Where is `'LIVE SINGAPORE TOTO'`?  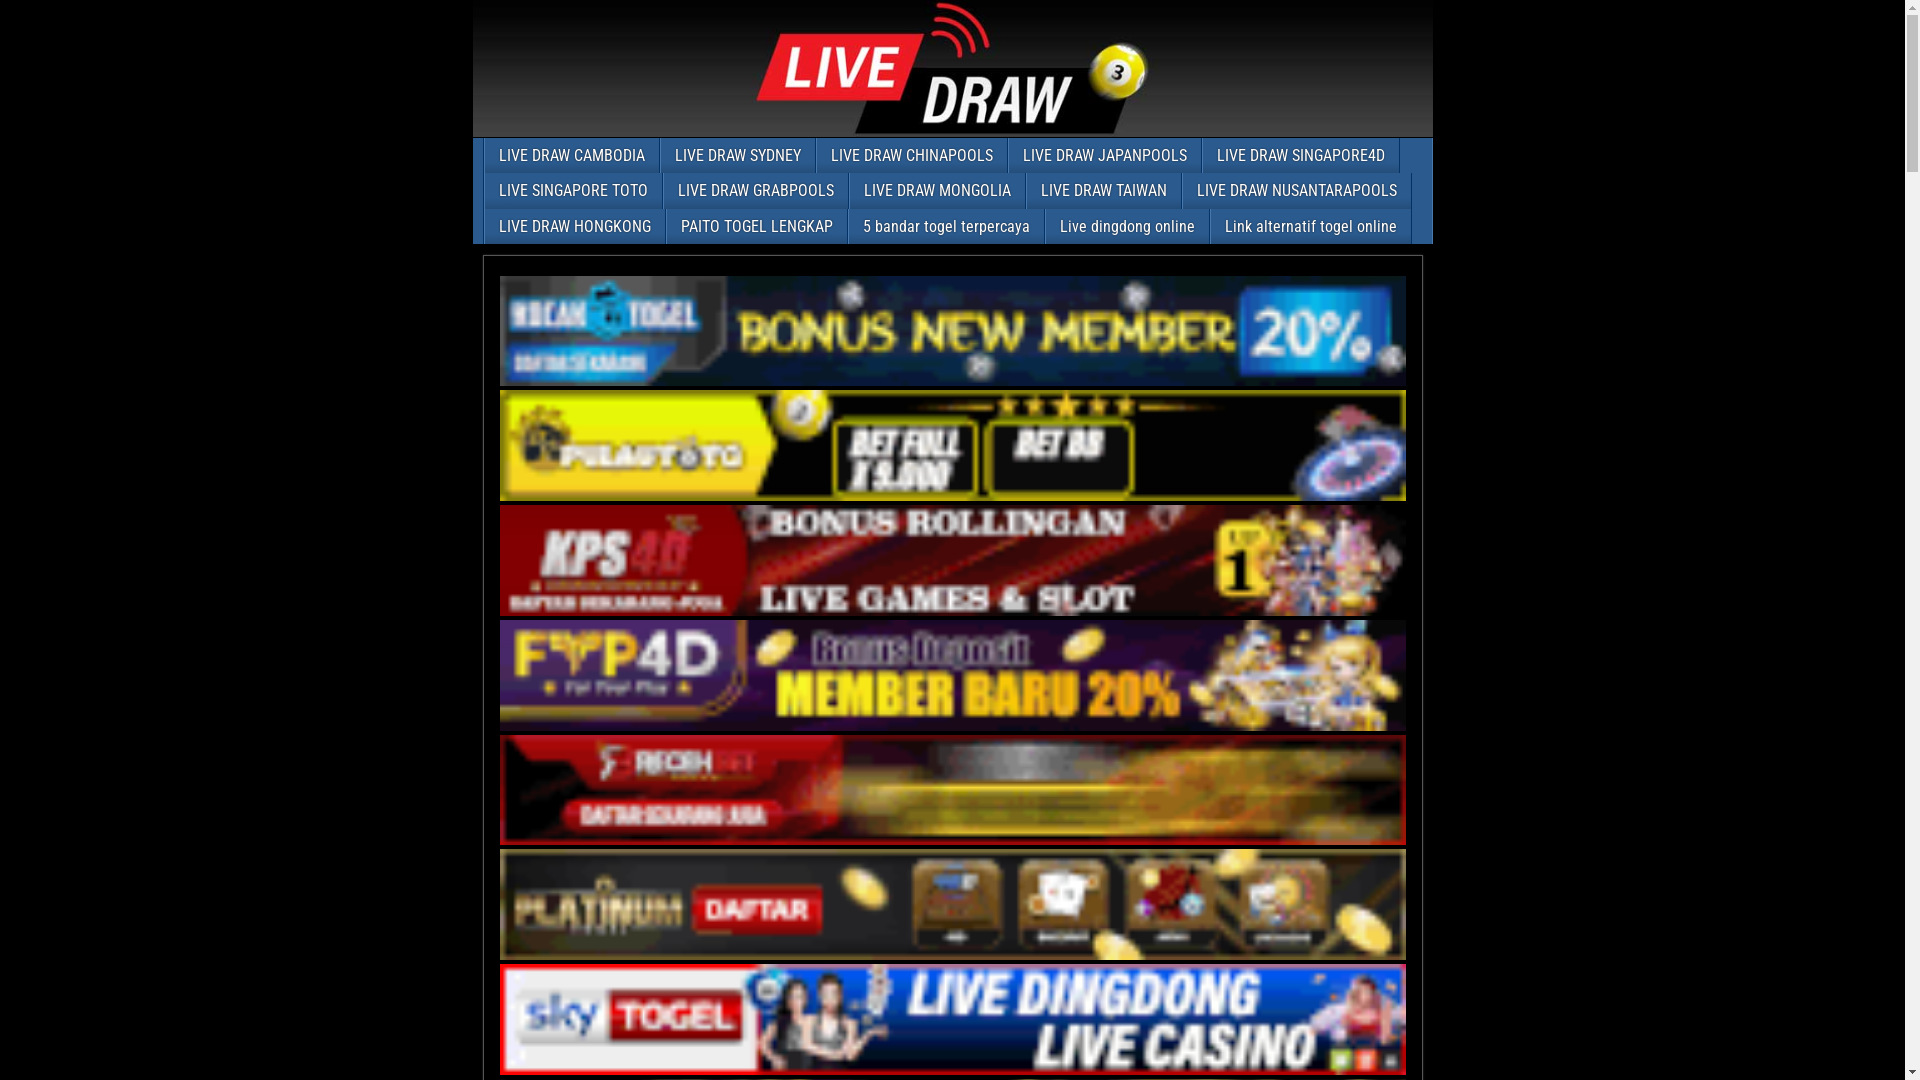 'LIVE SINGAPORE TOTO' is located at coordinates (571, 190).